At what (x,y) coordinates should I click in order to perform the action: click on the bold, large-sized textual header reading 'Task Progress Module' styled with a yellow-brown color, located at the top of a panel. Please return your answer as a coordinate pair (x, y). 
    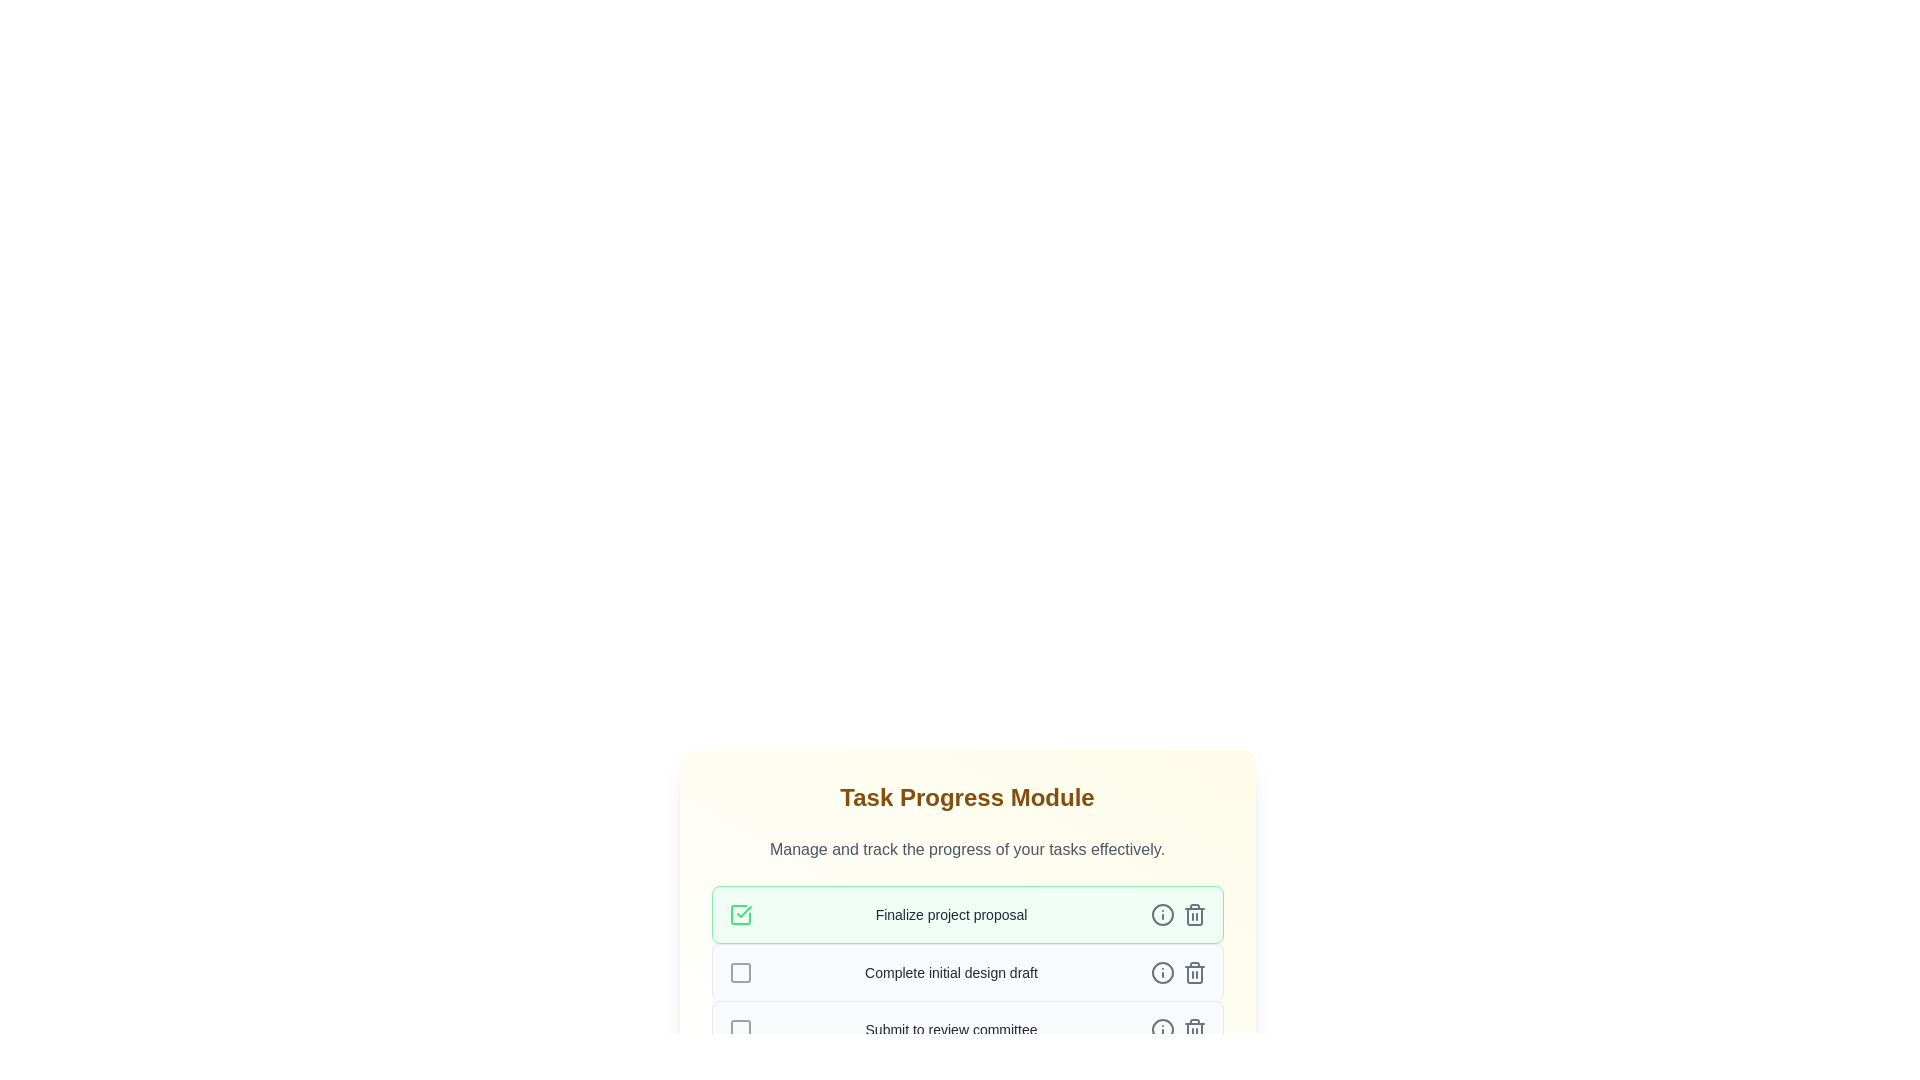
    Looking at the image, I should click on (967, 797).